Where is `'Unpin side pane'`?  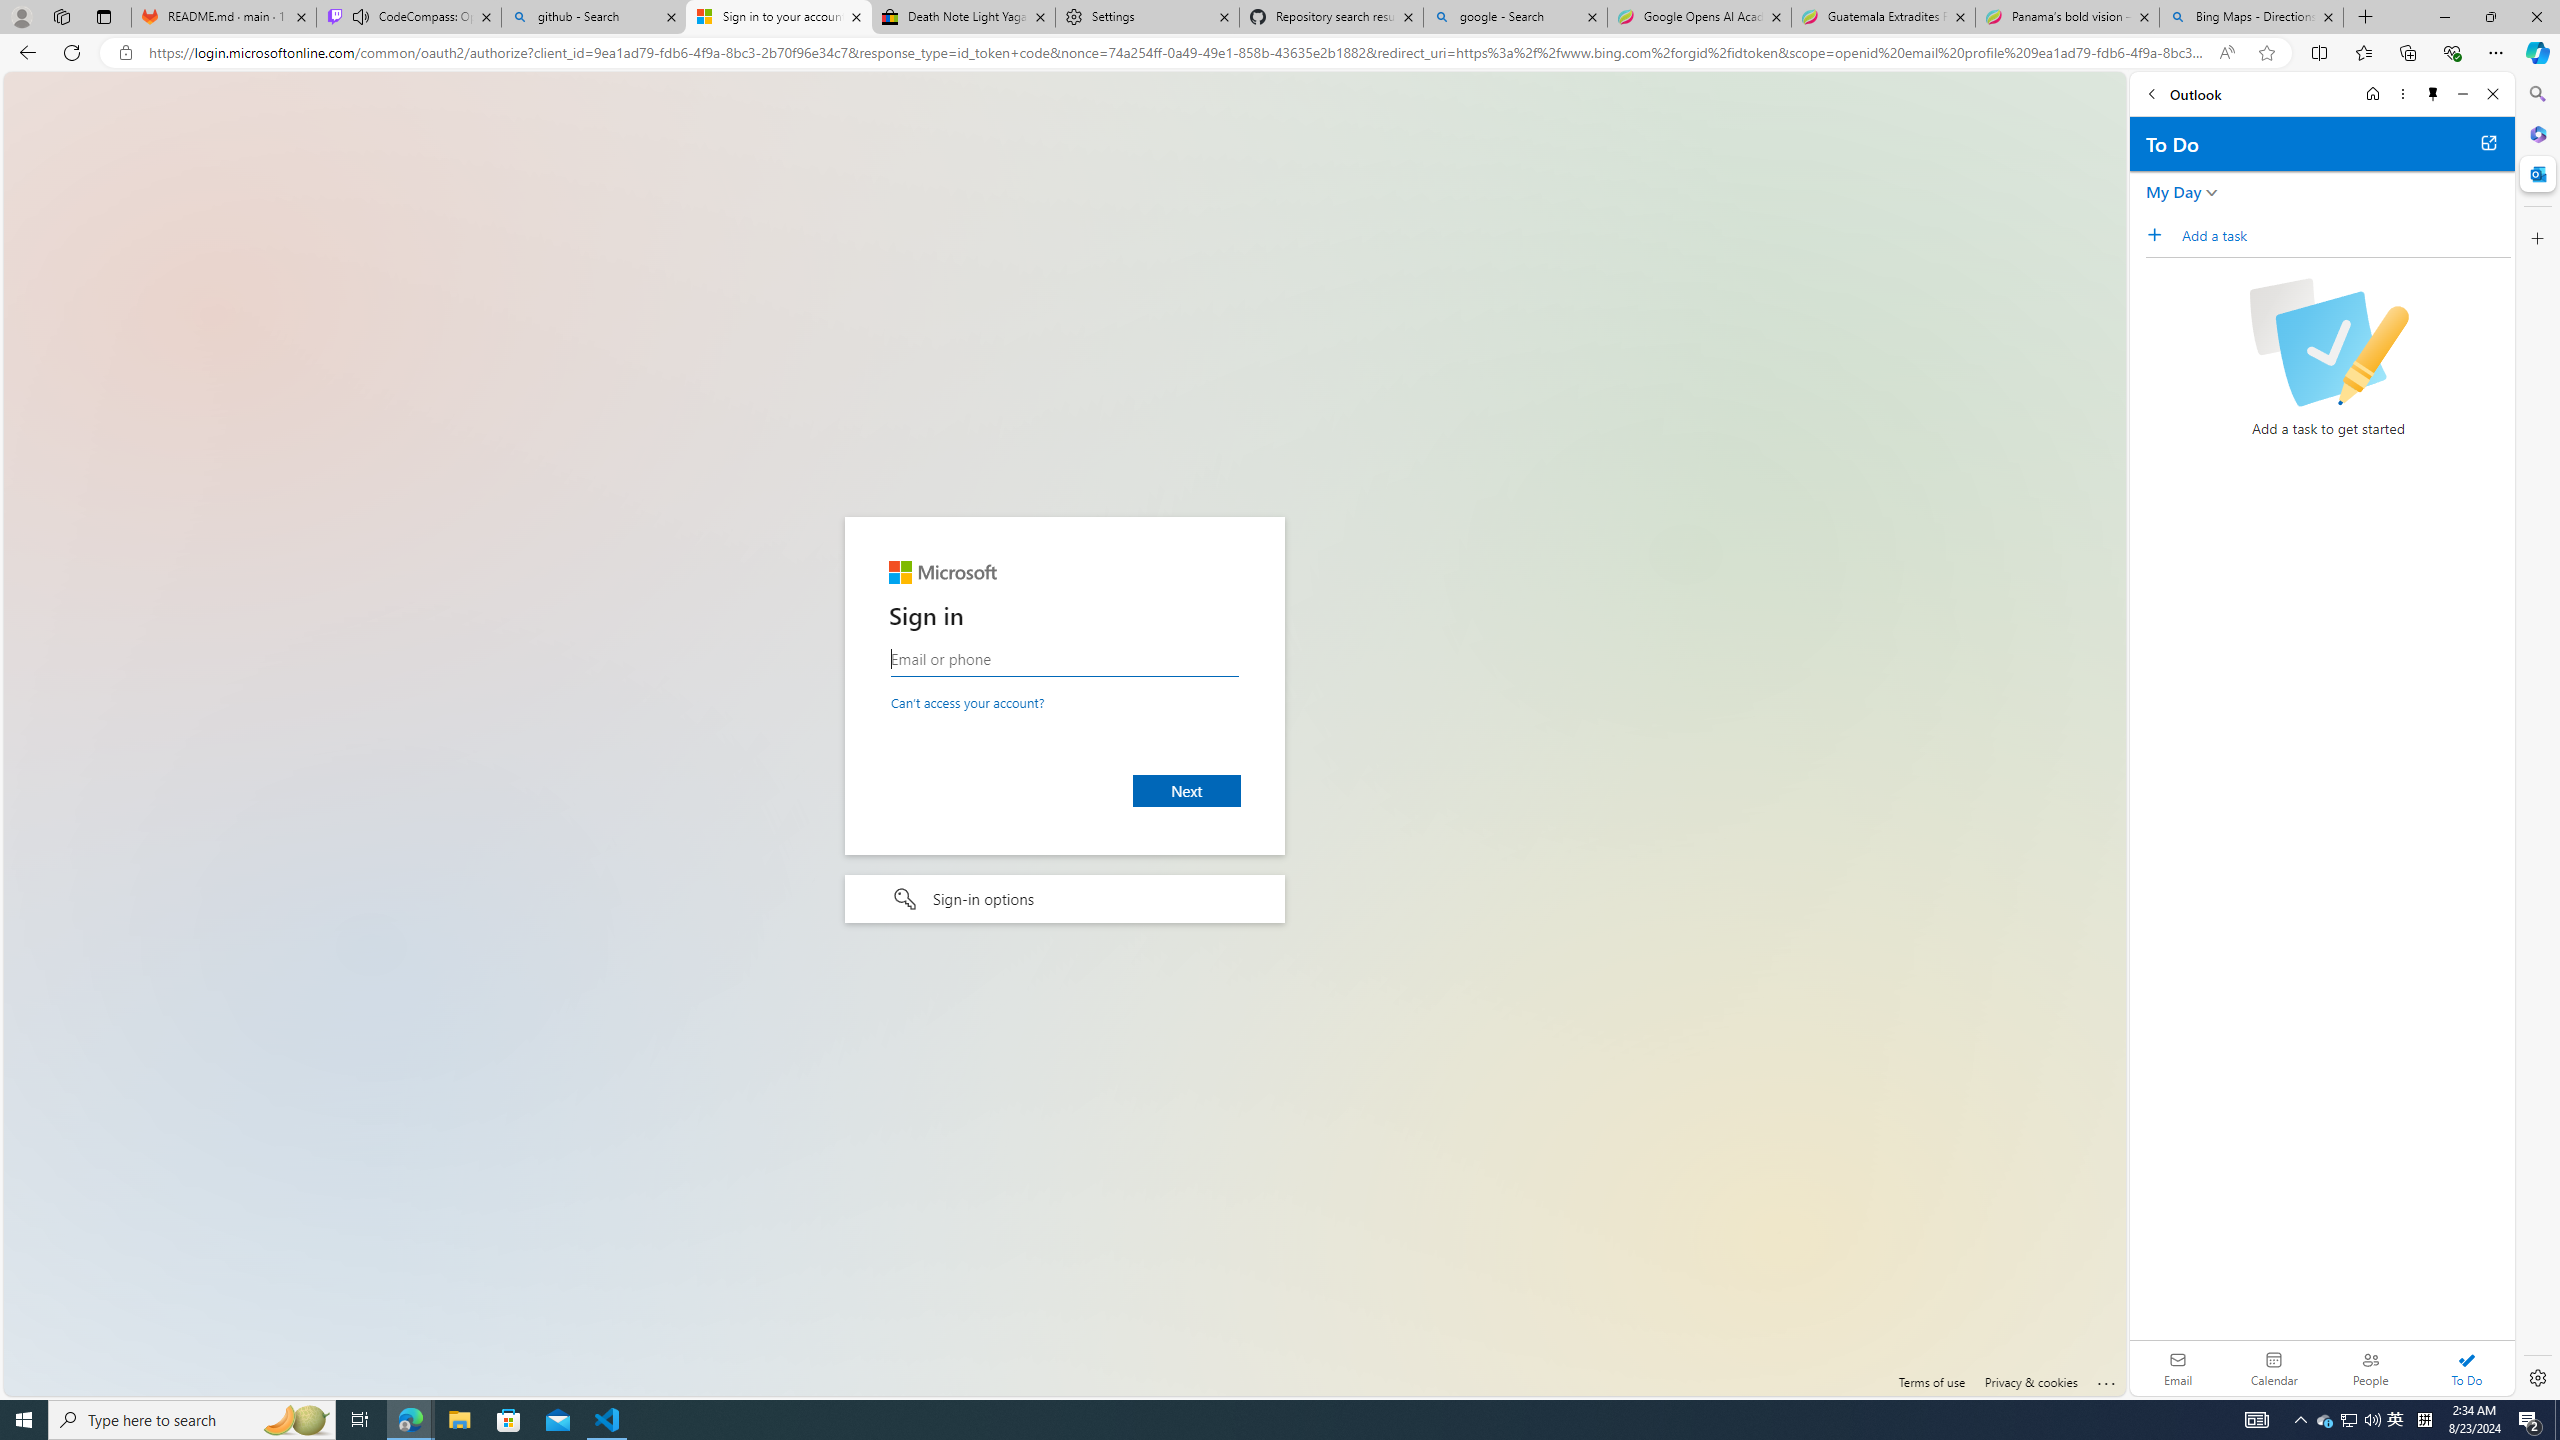 'Unpin side pane' is located at coordinates (2433, 93).